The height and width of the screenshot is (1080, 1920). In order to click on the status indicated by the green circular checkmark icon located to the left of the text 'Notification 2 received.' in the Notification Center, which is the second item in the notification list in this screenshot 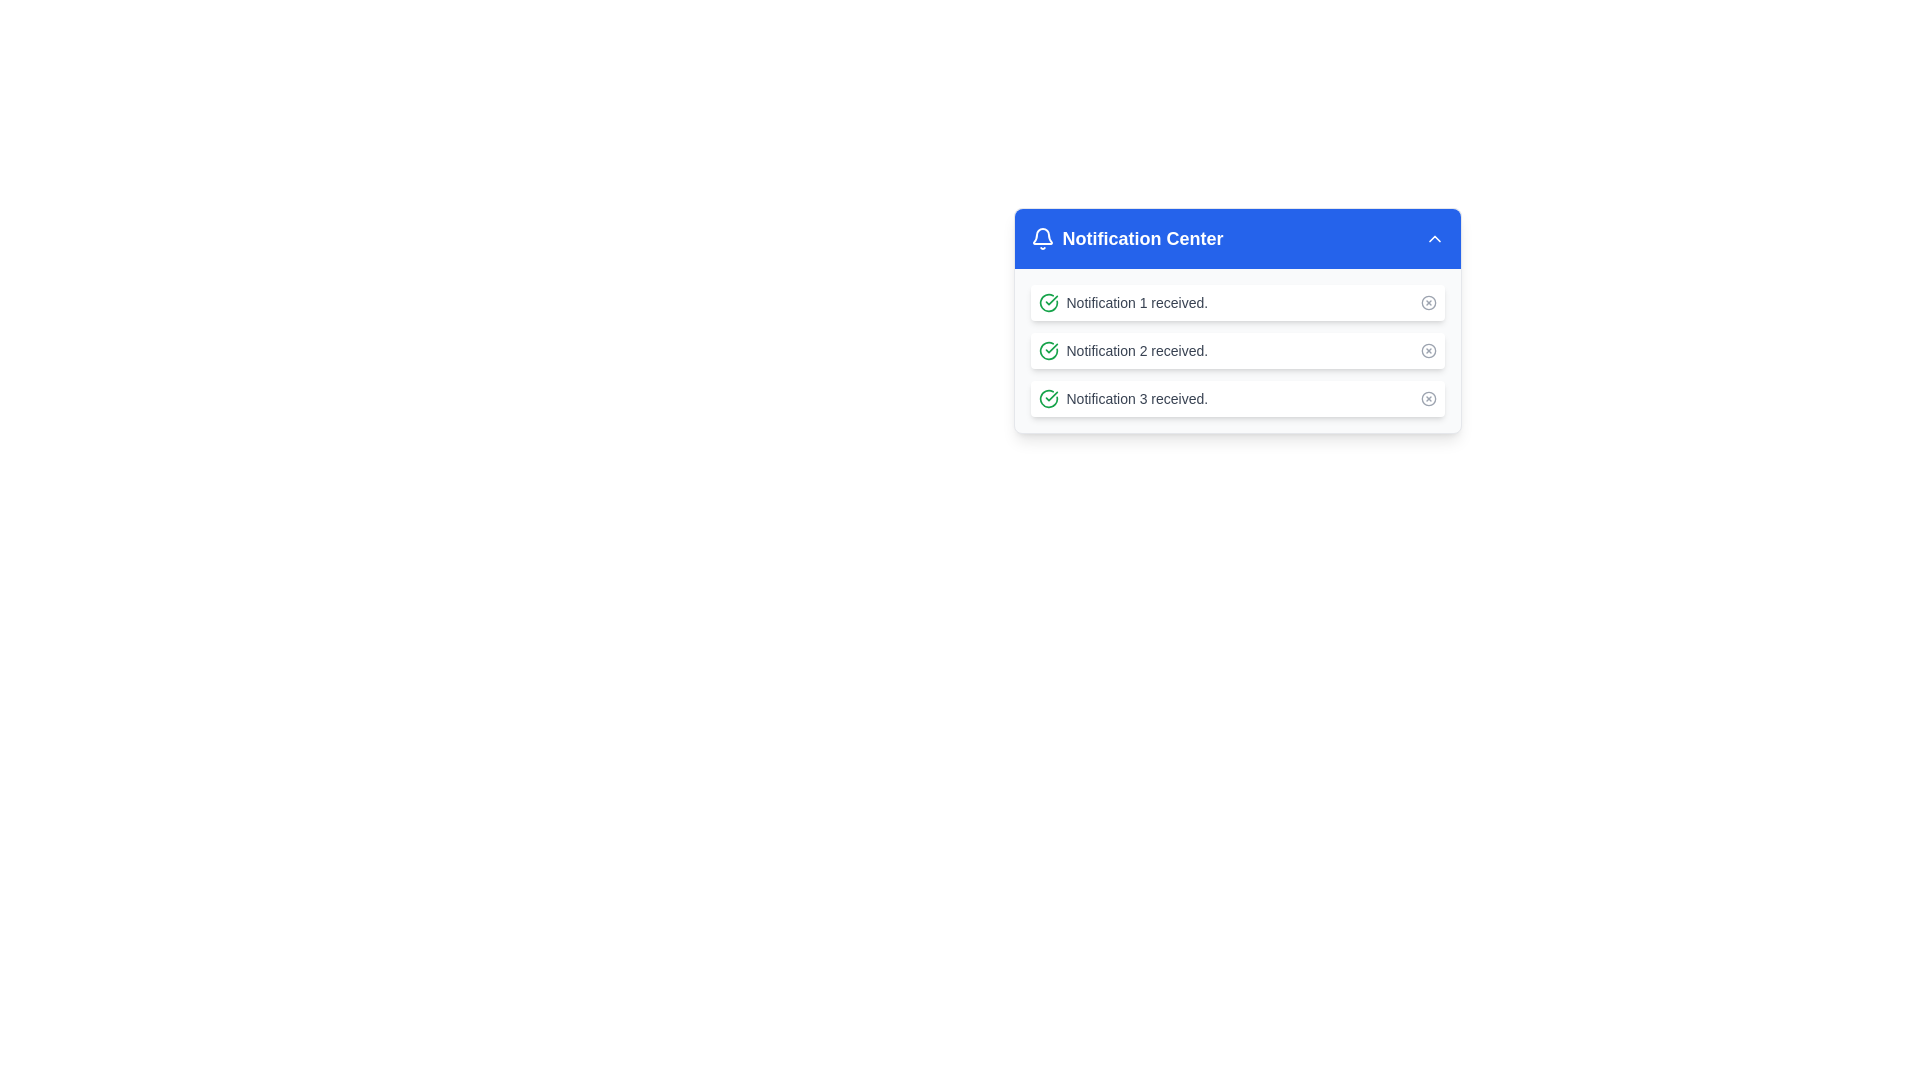, I will do `click(1047, 350)`.